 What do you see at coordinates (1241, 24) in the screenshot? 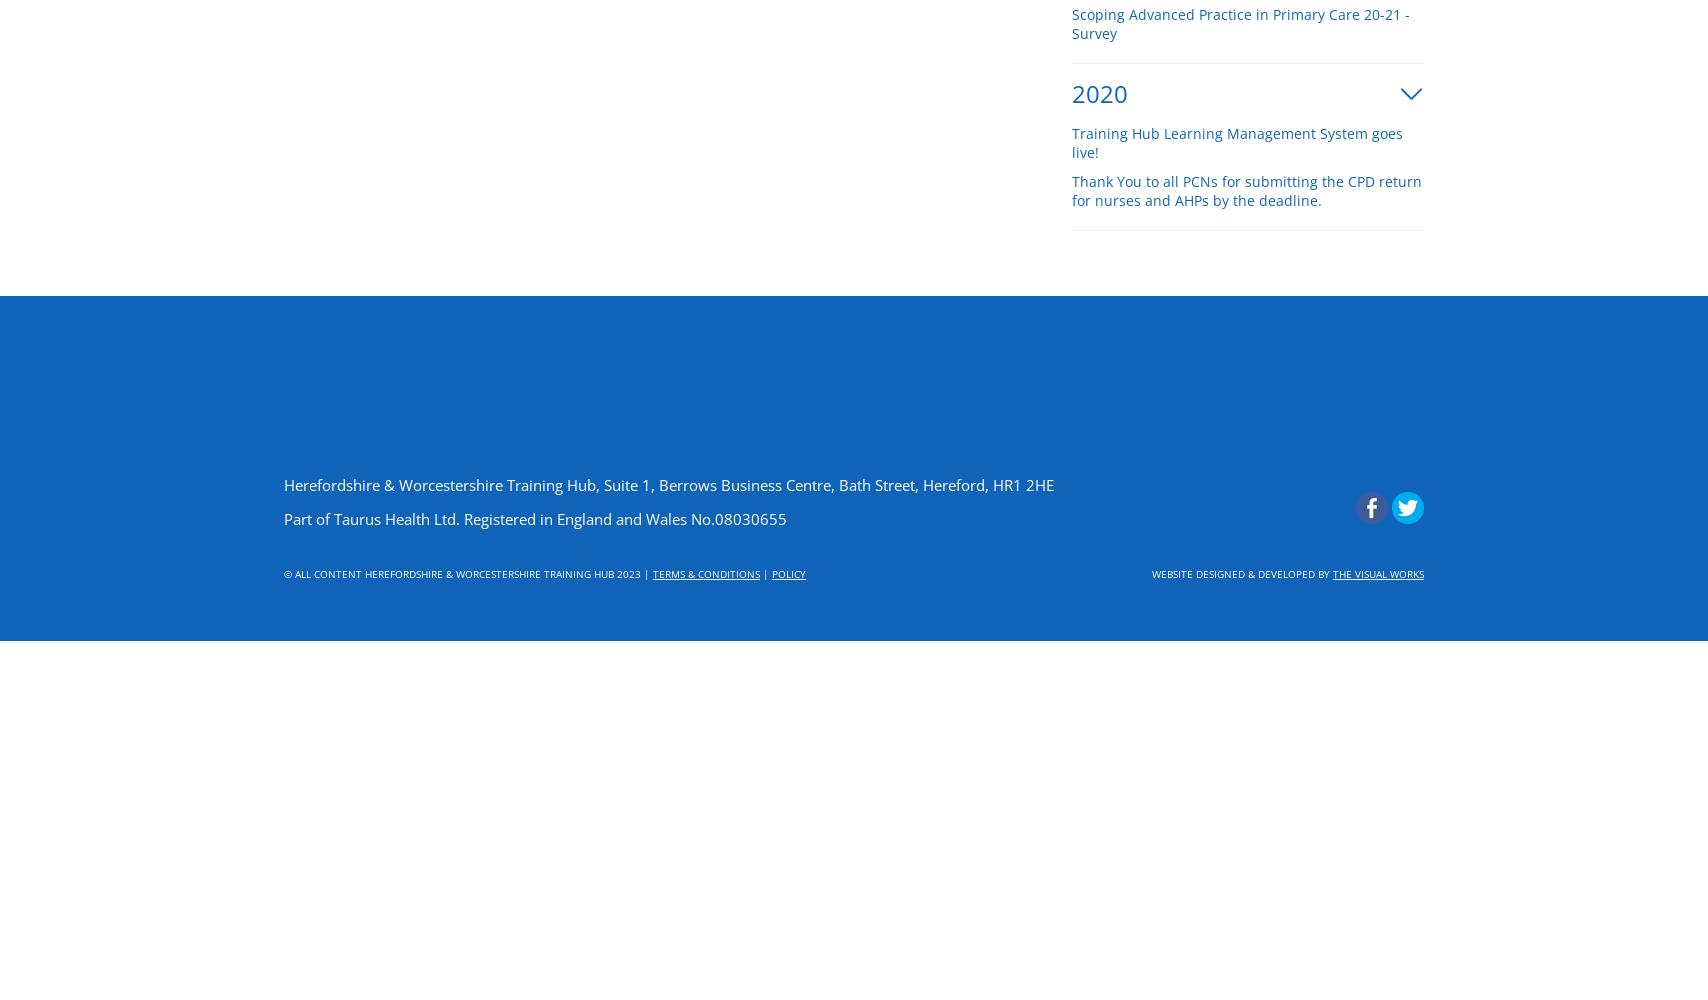
I see `'Scoping Advanced Practice in Primary Care 20-21 - Survey'` at bounding box center [1241, 24].